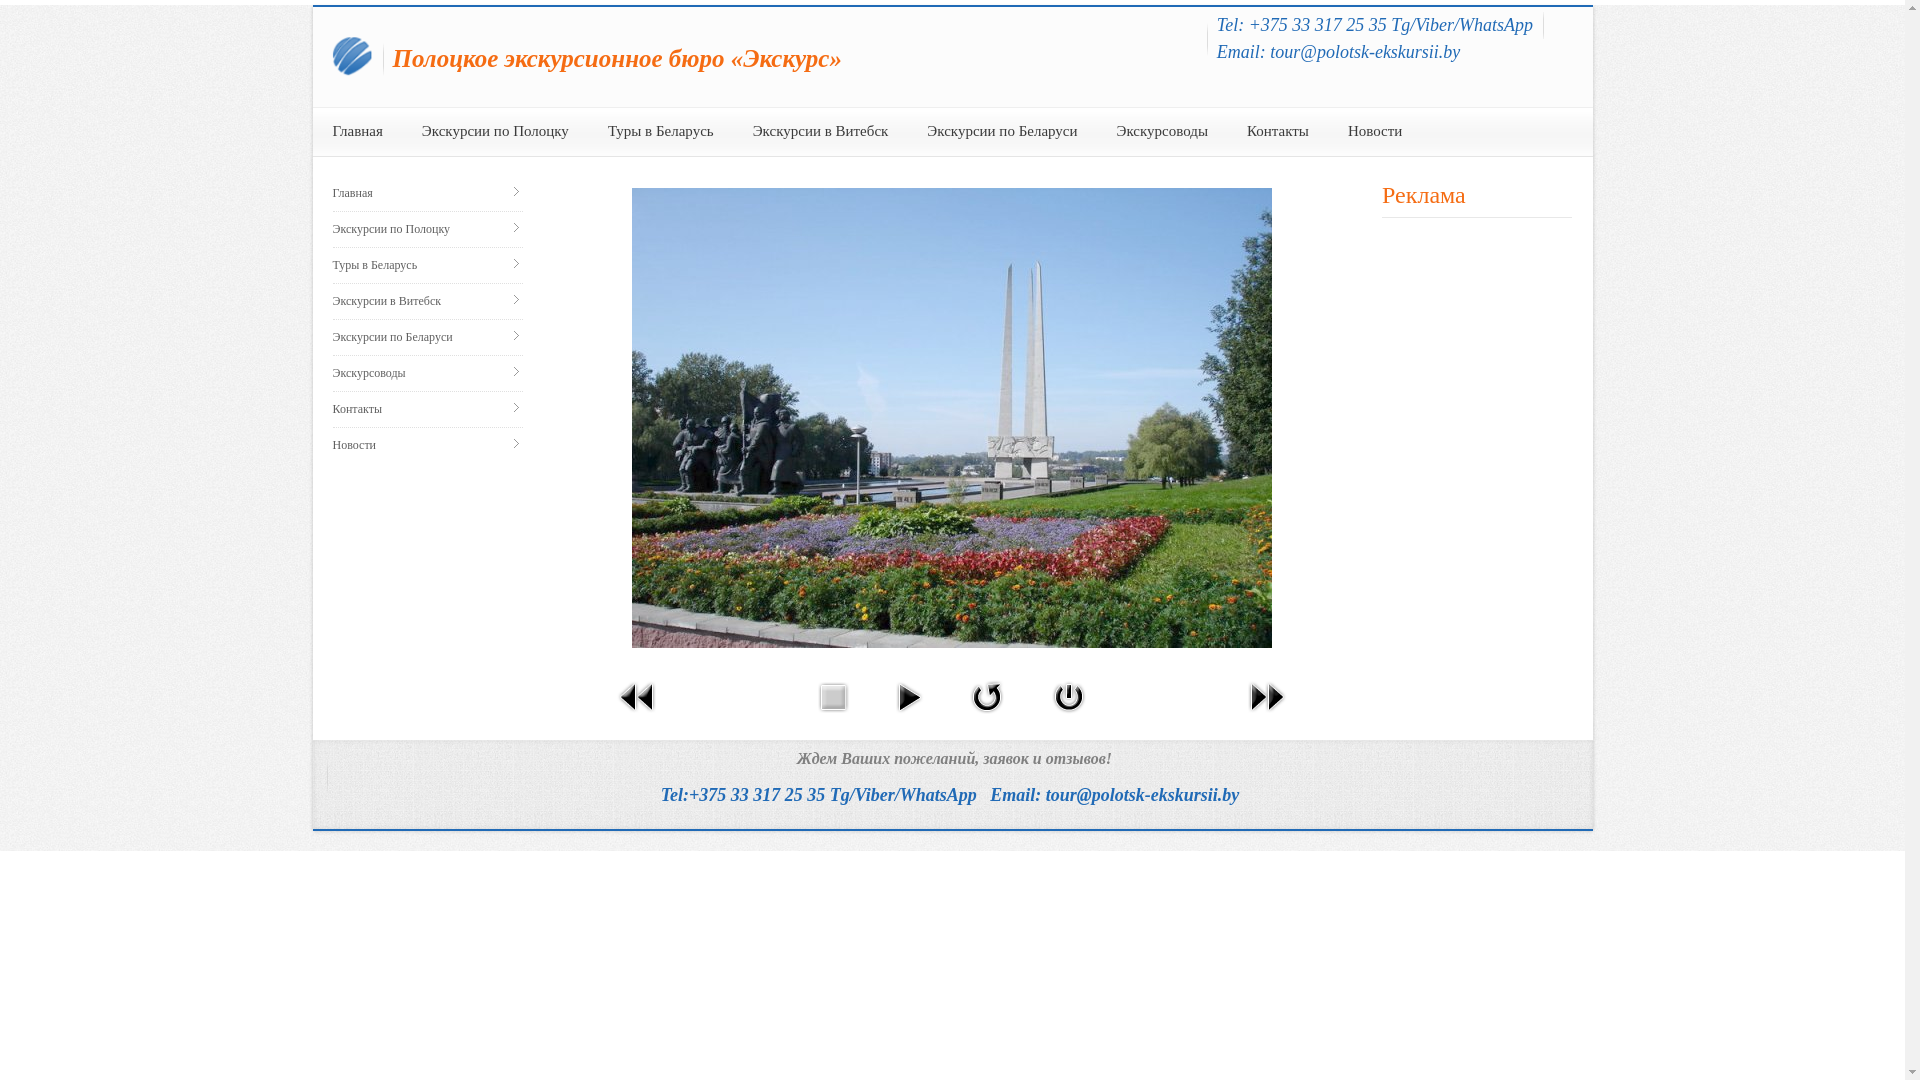 This screenshot has height=1080, width=1920. I want to click on 'Close Window', so click(1068, 714).